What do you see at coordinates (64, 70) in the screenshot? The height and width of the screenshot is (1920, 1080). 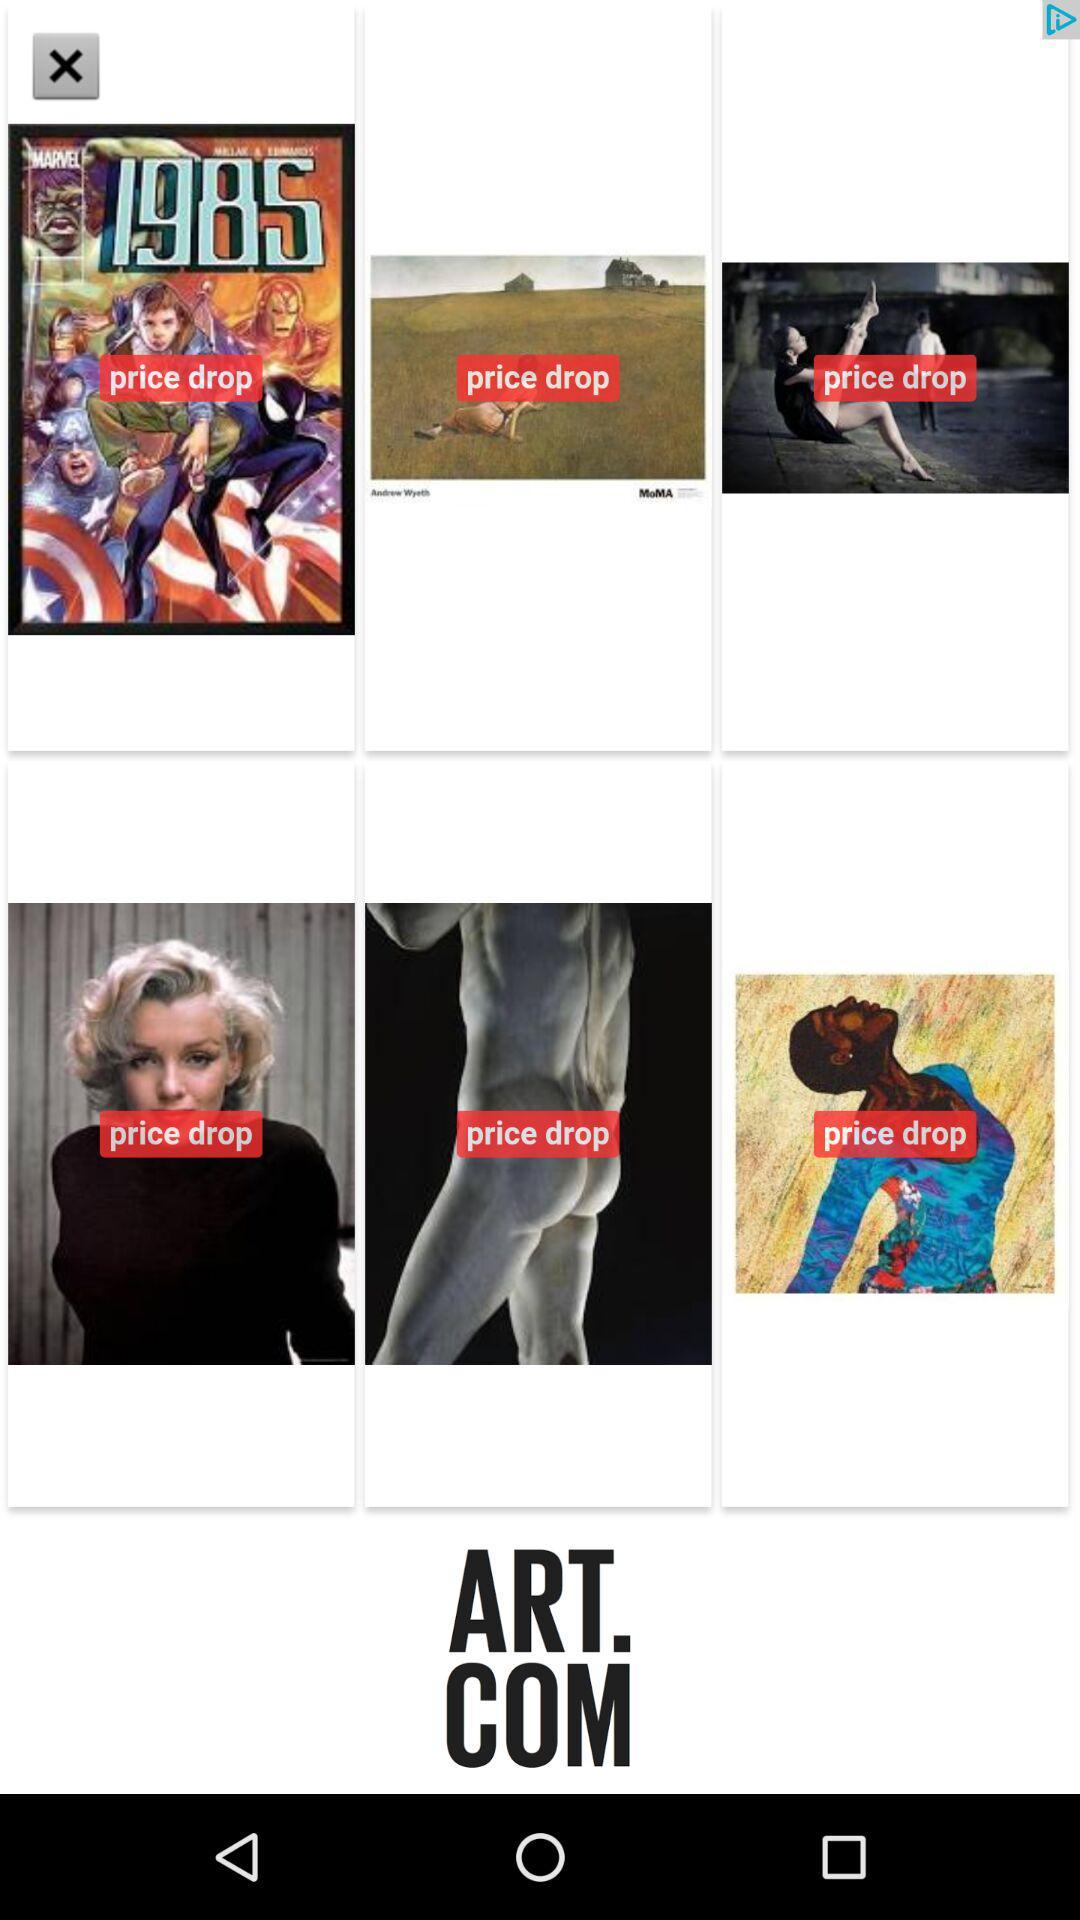 I see `the close icon` at bounding box center [64, 70].